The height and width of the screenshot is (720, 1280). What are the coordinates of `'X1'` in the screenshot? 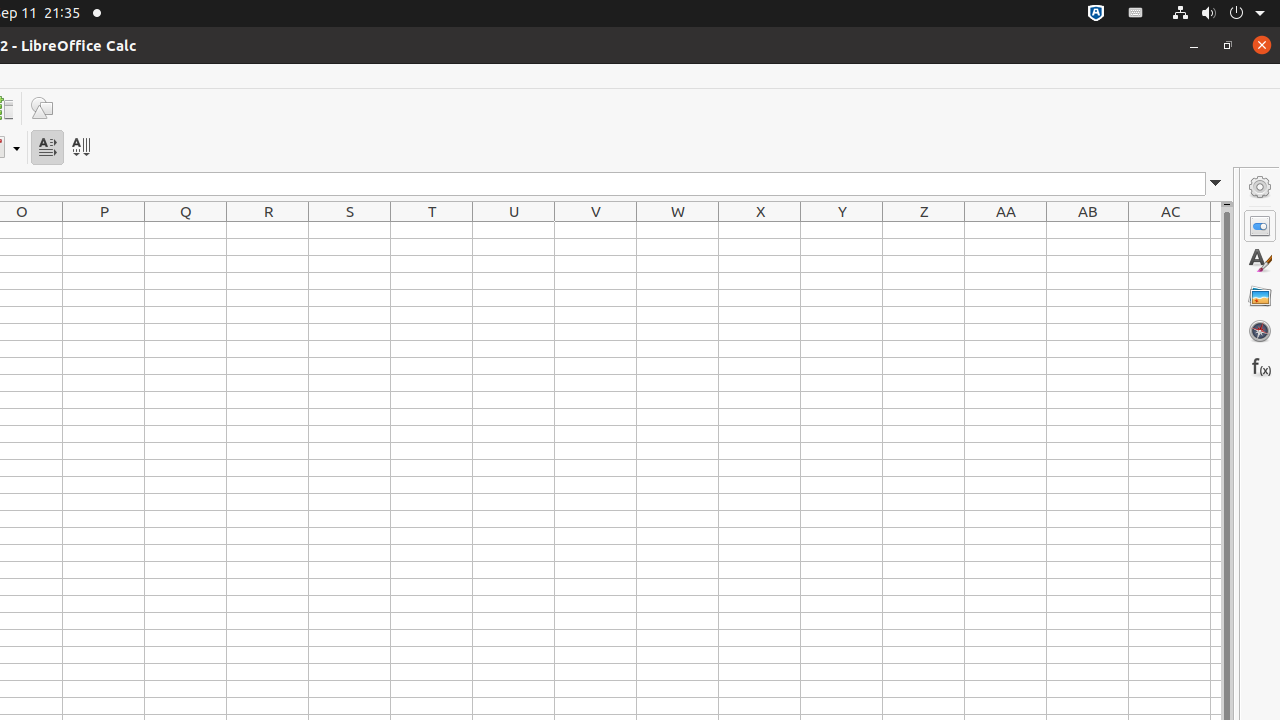 It's located at (759, 229).